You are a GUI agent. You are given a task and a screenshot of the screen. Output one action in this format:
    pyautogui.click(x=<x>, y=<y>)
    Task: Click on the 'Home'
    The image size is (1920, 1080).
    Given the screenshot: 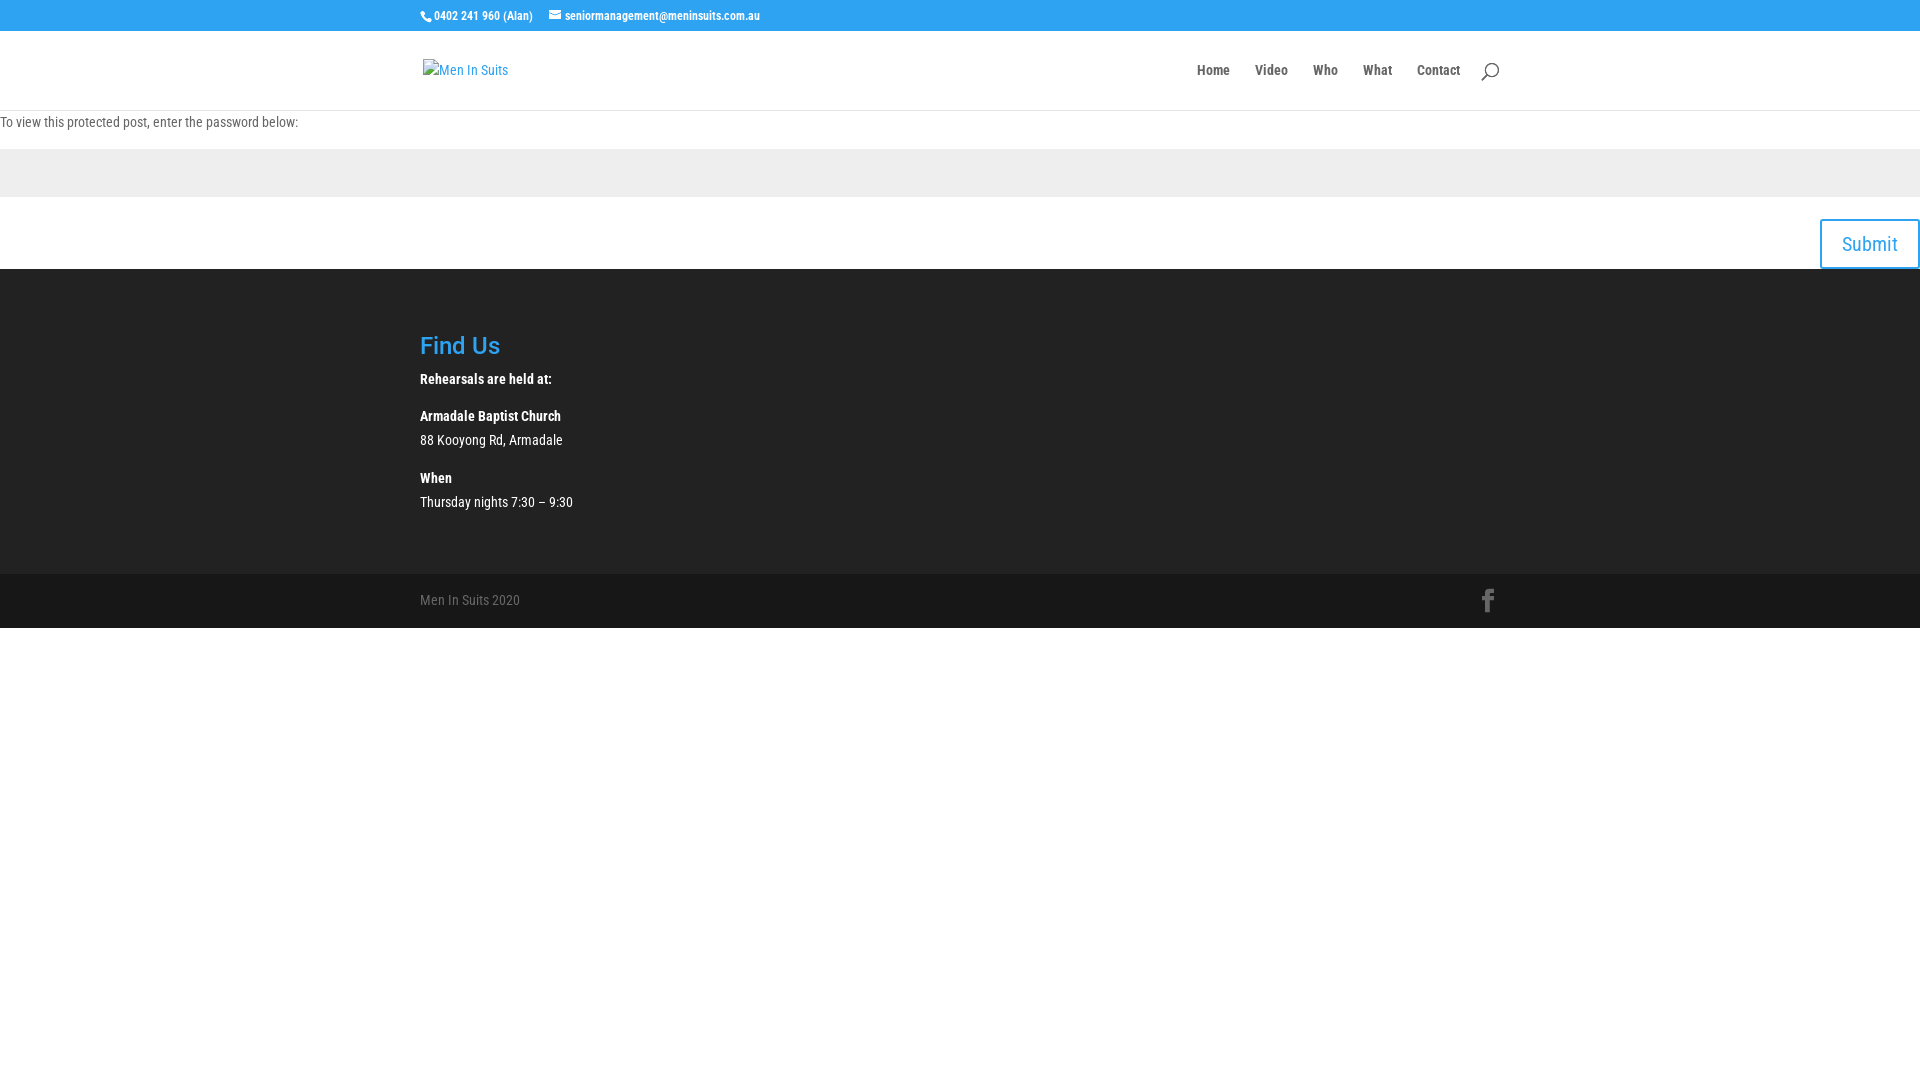 What is the action you would take?
    pyautogui.click(x=1212, y=85)
    